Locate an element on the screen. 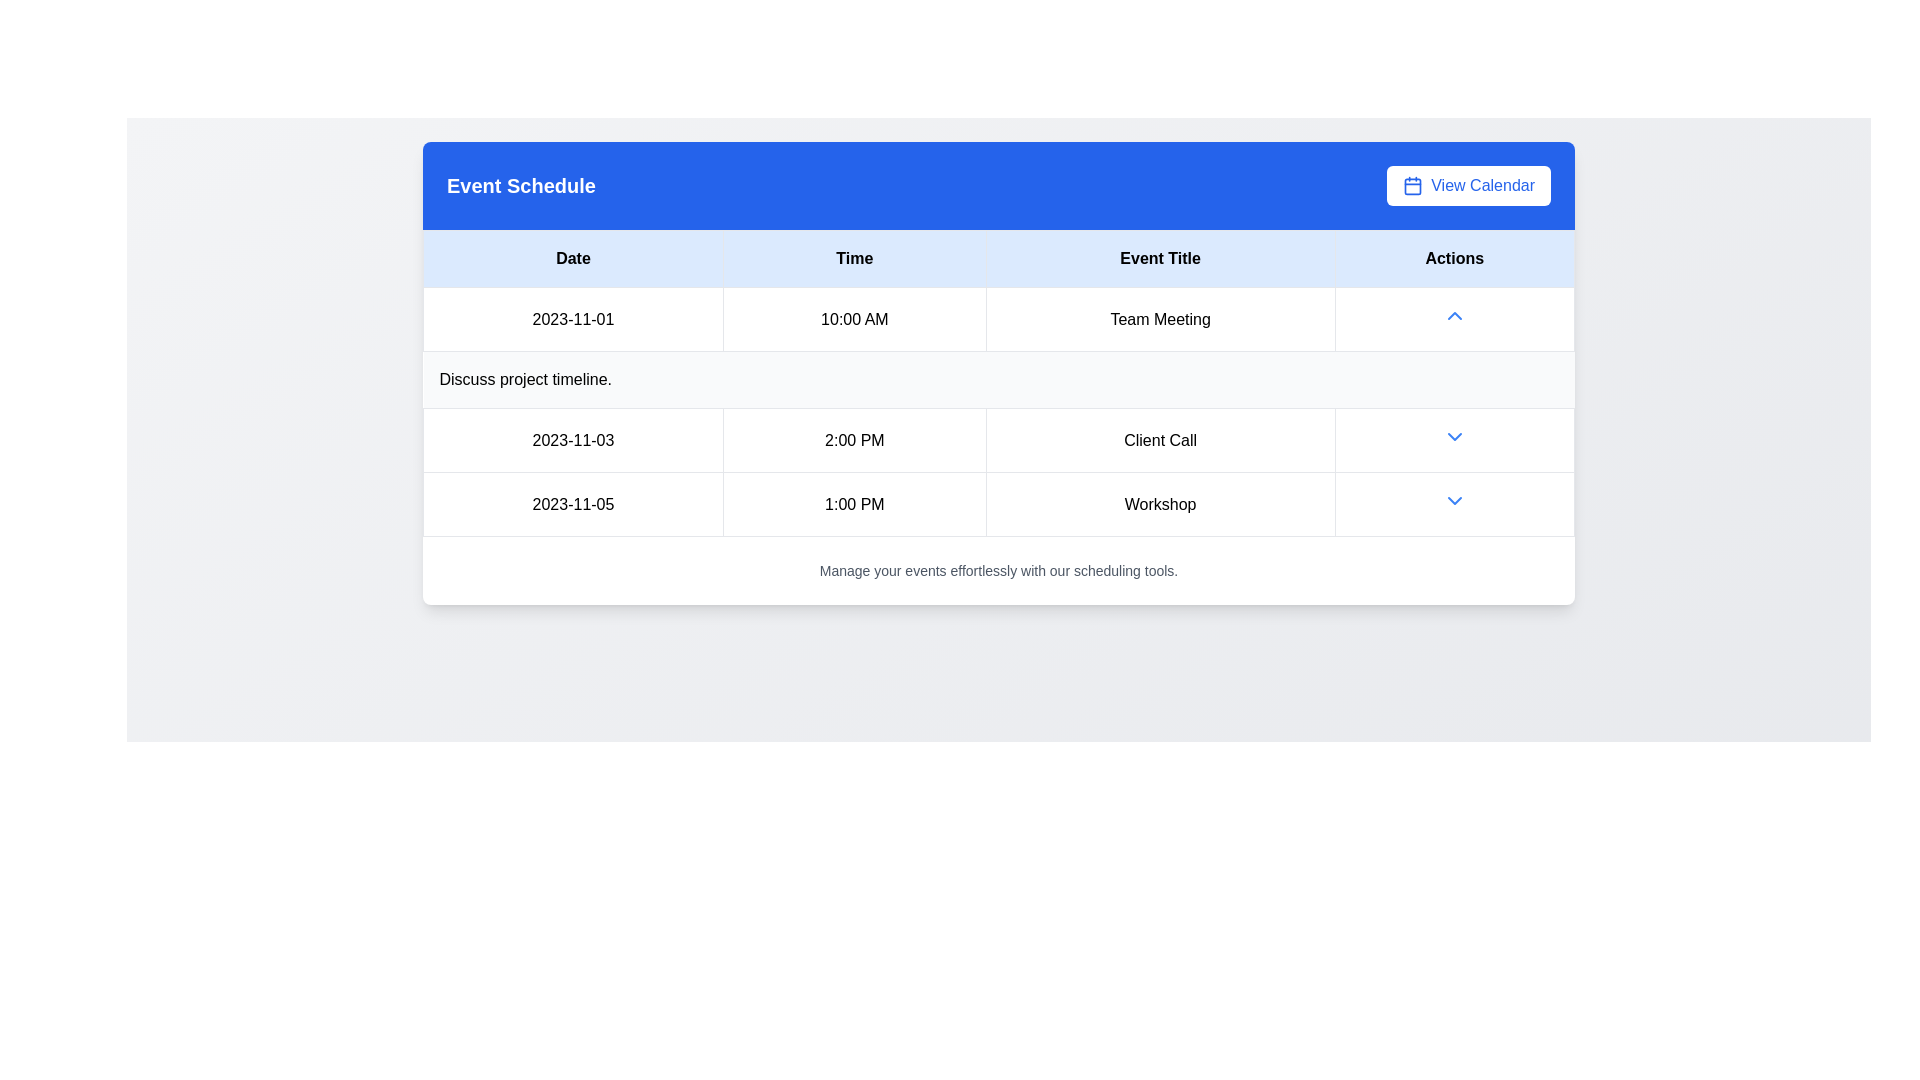  the 'View Calendar' text label, which is styled with blue font color and located next to a small calendar icon in the top right corner of a table header is located at coordinates (1483, 185).